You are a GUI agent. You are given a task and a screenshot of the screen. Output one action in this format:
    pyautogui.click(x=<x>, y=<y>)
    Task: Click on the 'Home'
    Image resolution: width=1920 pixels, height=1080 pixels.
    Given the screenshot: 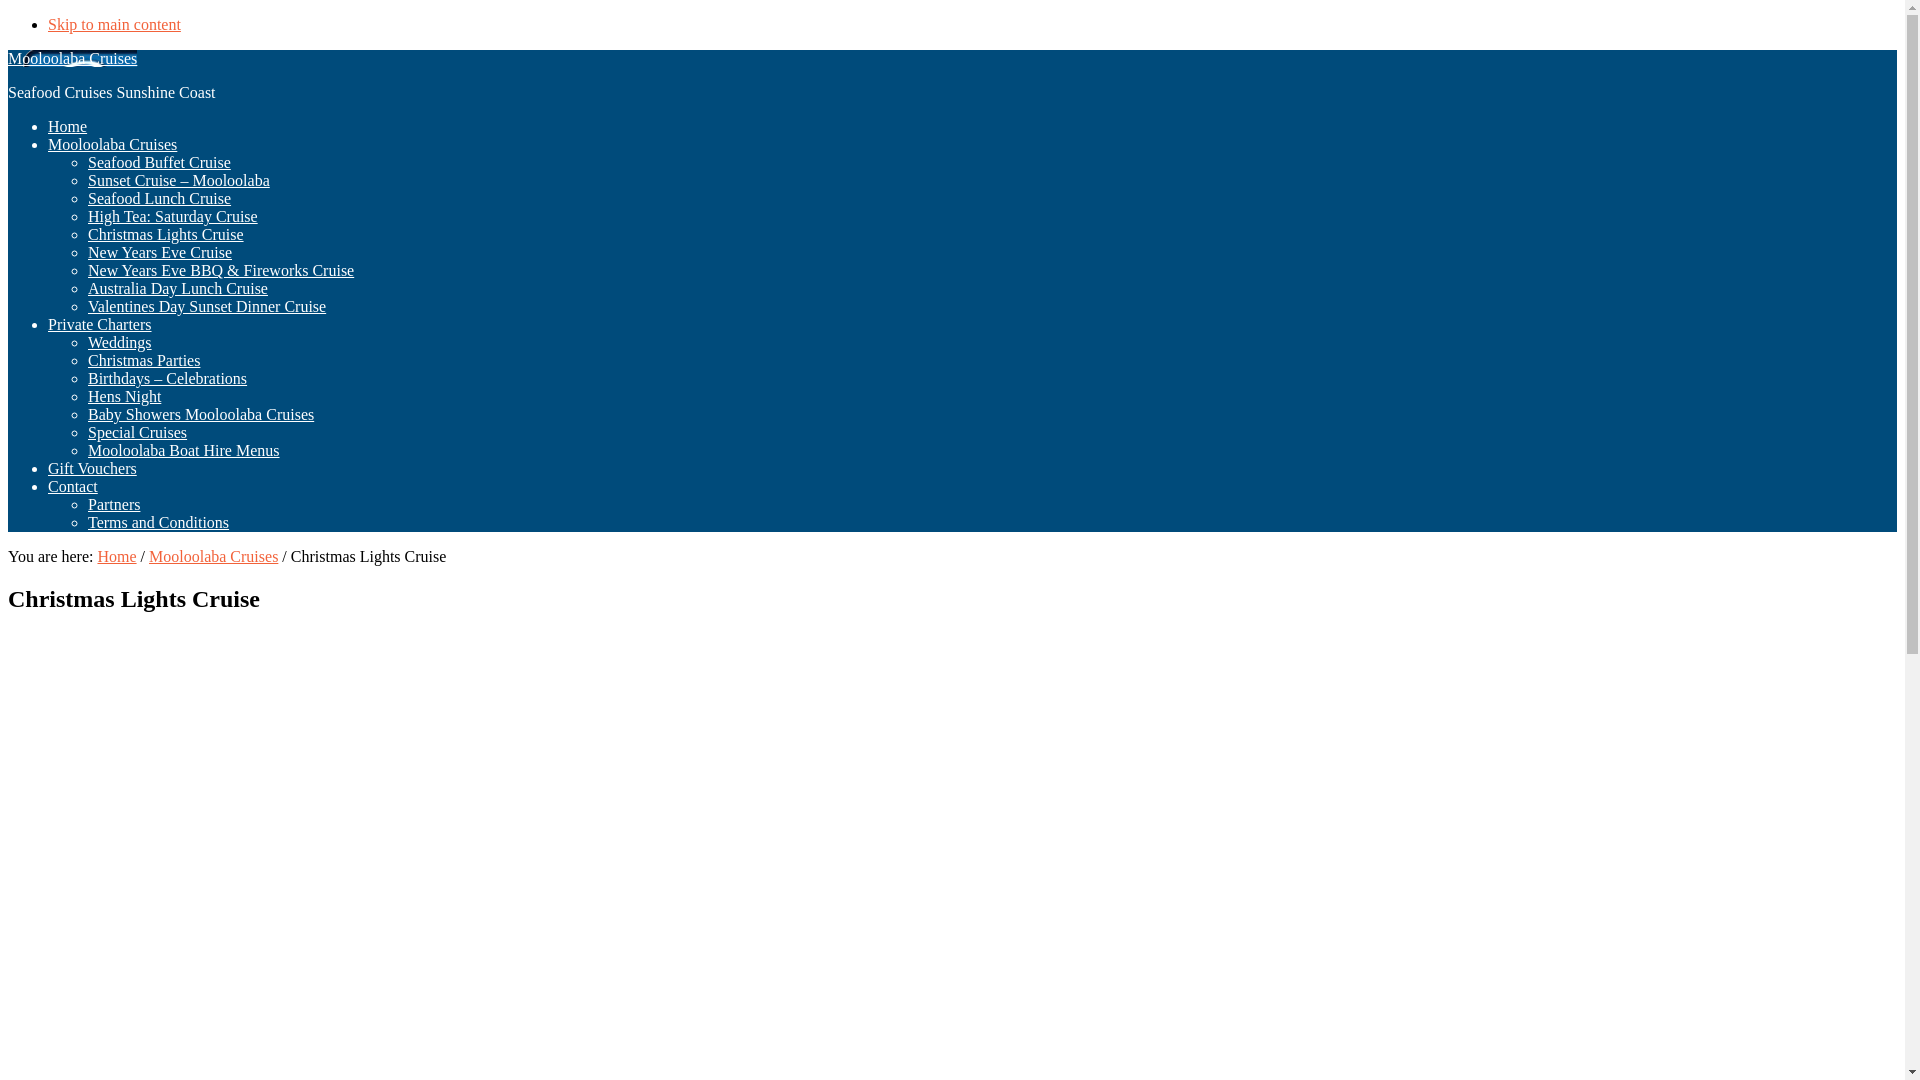 What is the action you would take?
    pyautogui.click(x=95, y=556)
    